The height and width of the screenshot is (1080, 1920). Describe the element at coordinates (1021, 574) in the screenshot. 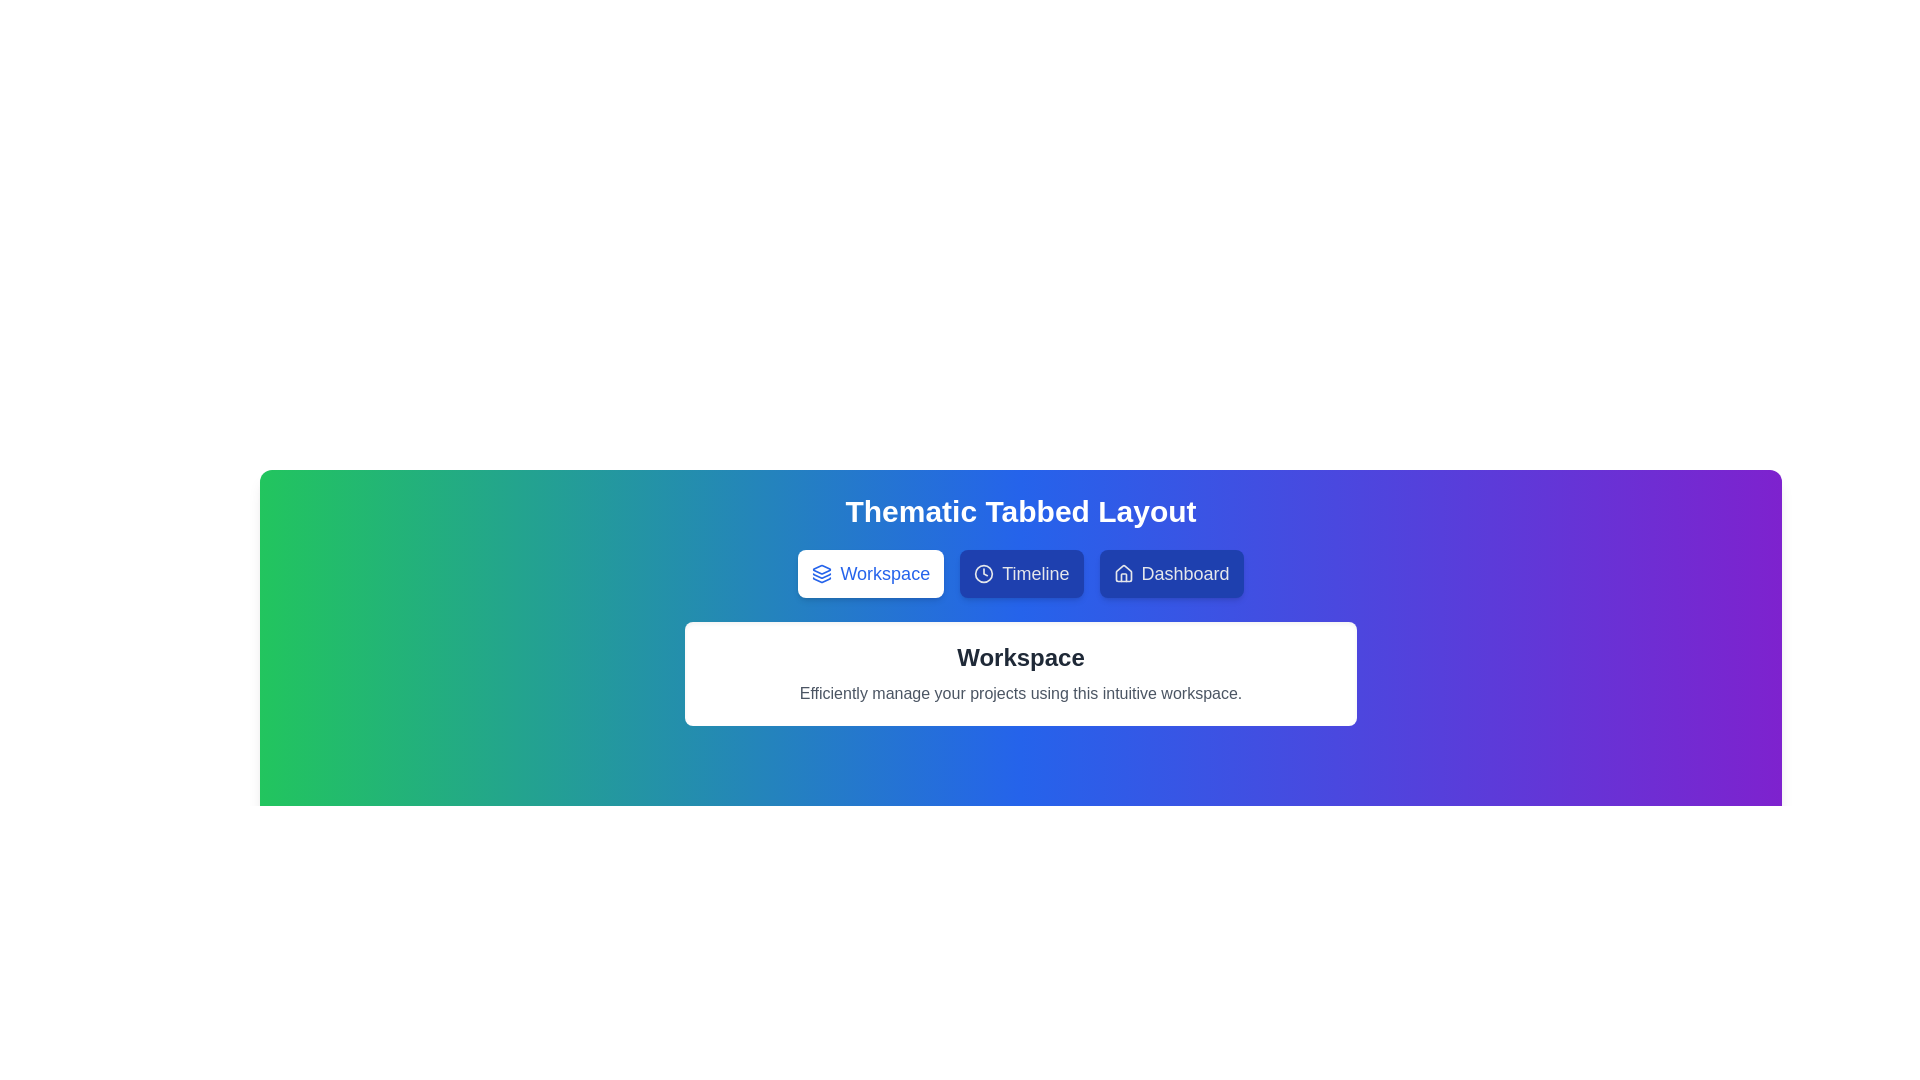

I see `the 'Timeline' button, which has a blue background, rounded corners, and a clock icon to its left, to trigger a visual change` at that location.